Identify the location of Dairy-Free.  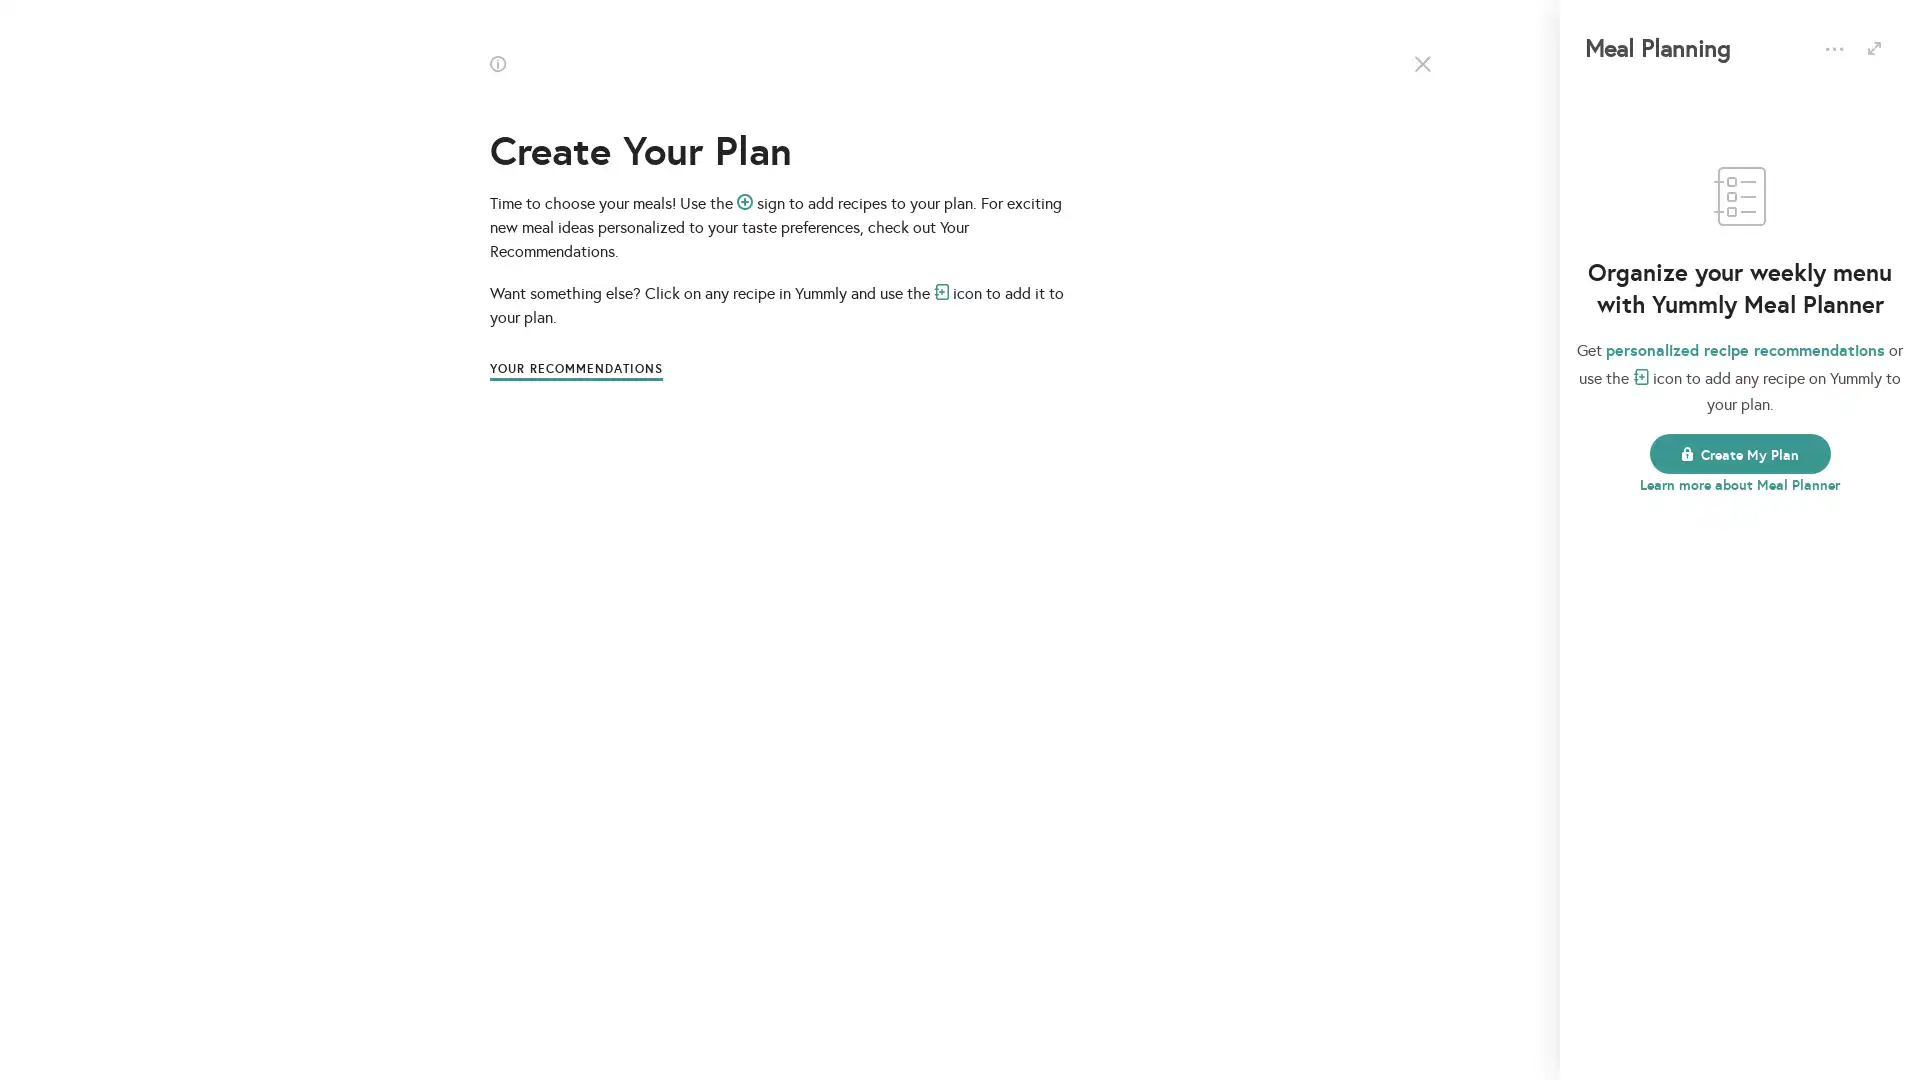
(1620, 411).